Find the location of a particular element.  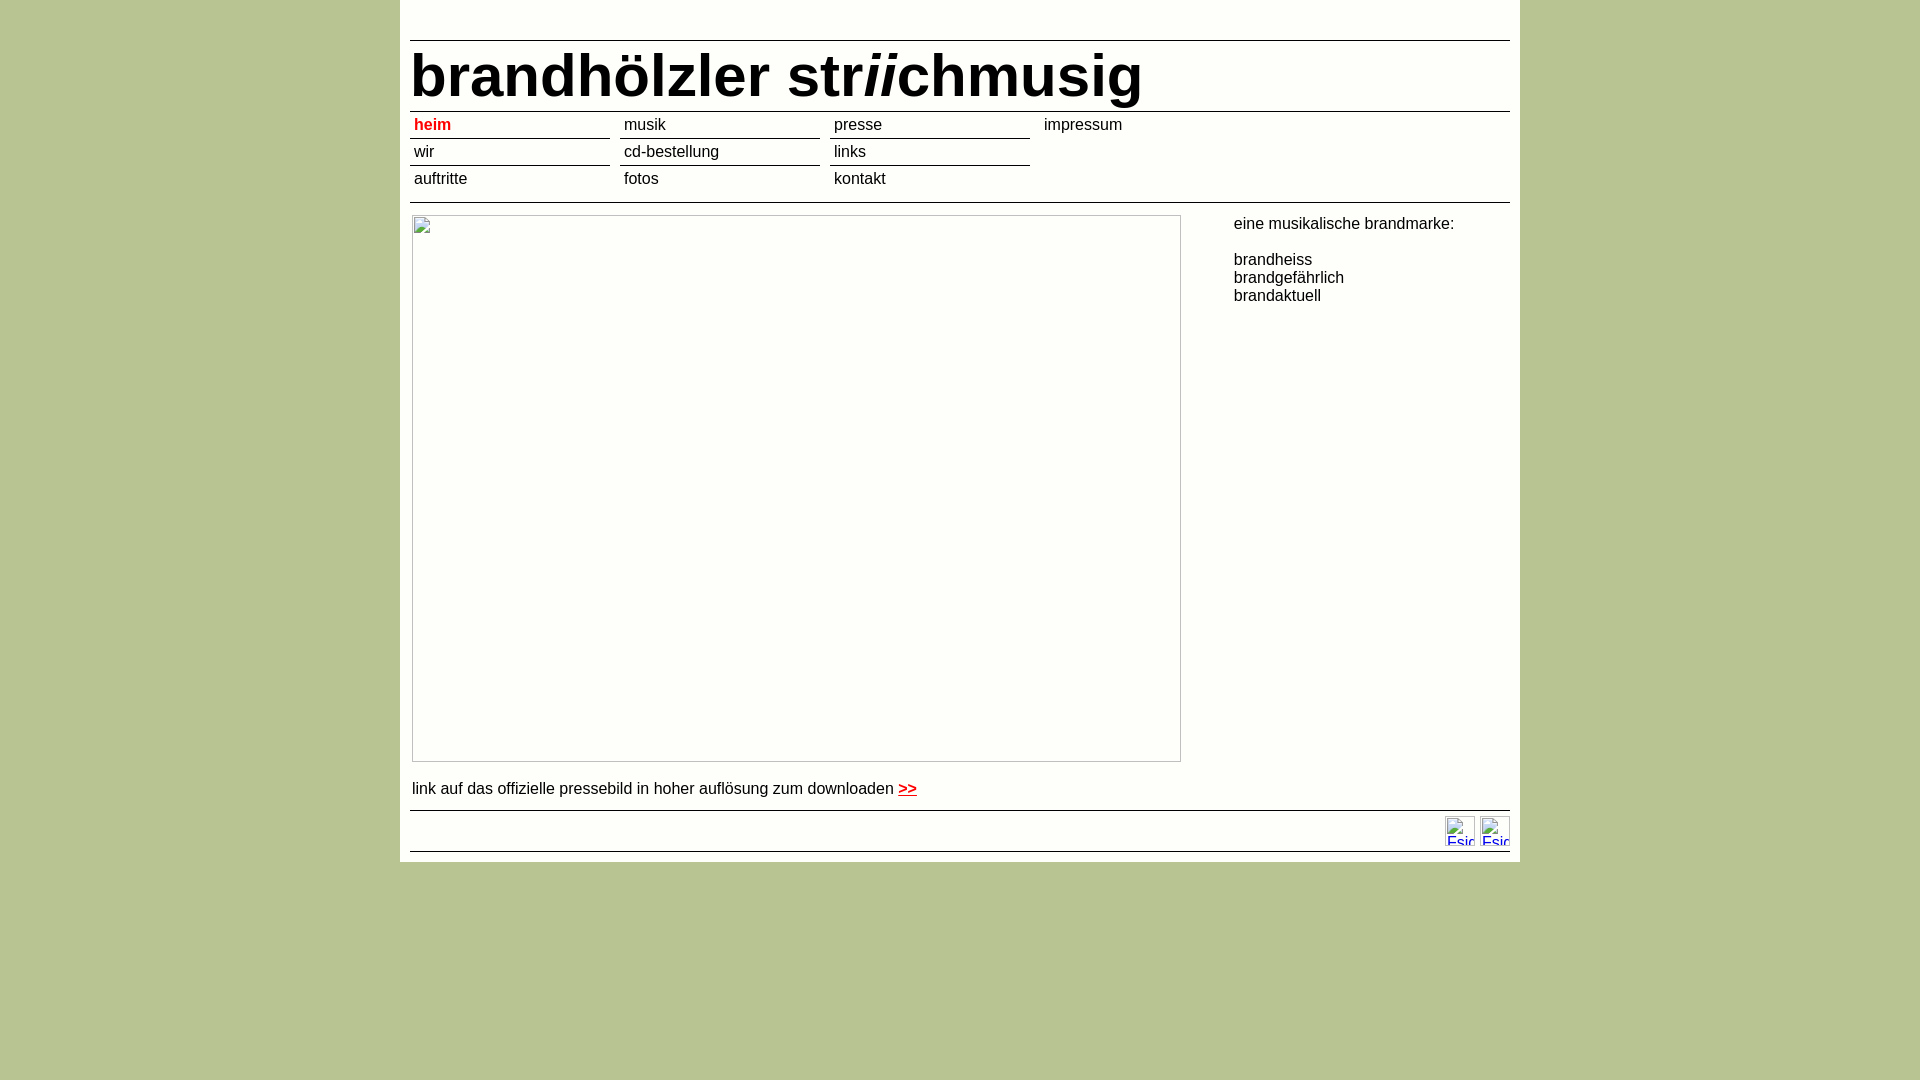

'wir' is located at coordinates (422, 150).